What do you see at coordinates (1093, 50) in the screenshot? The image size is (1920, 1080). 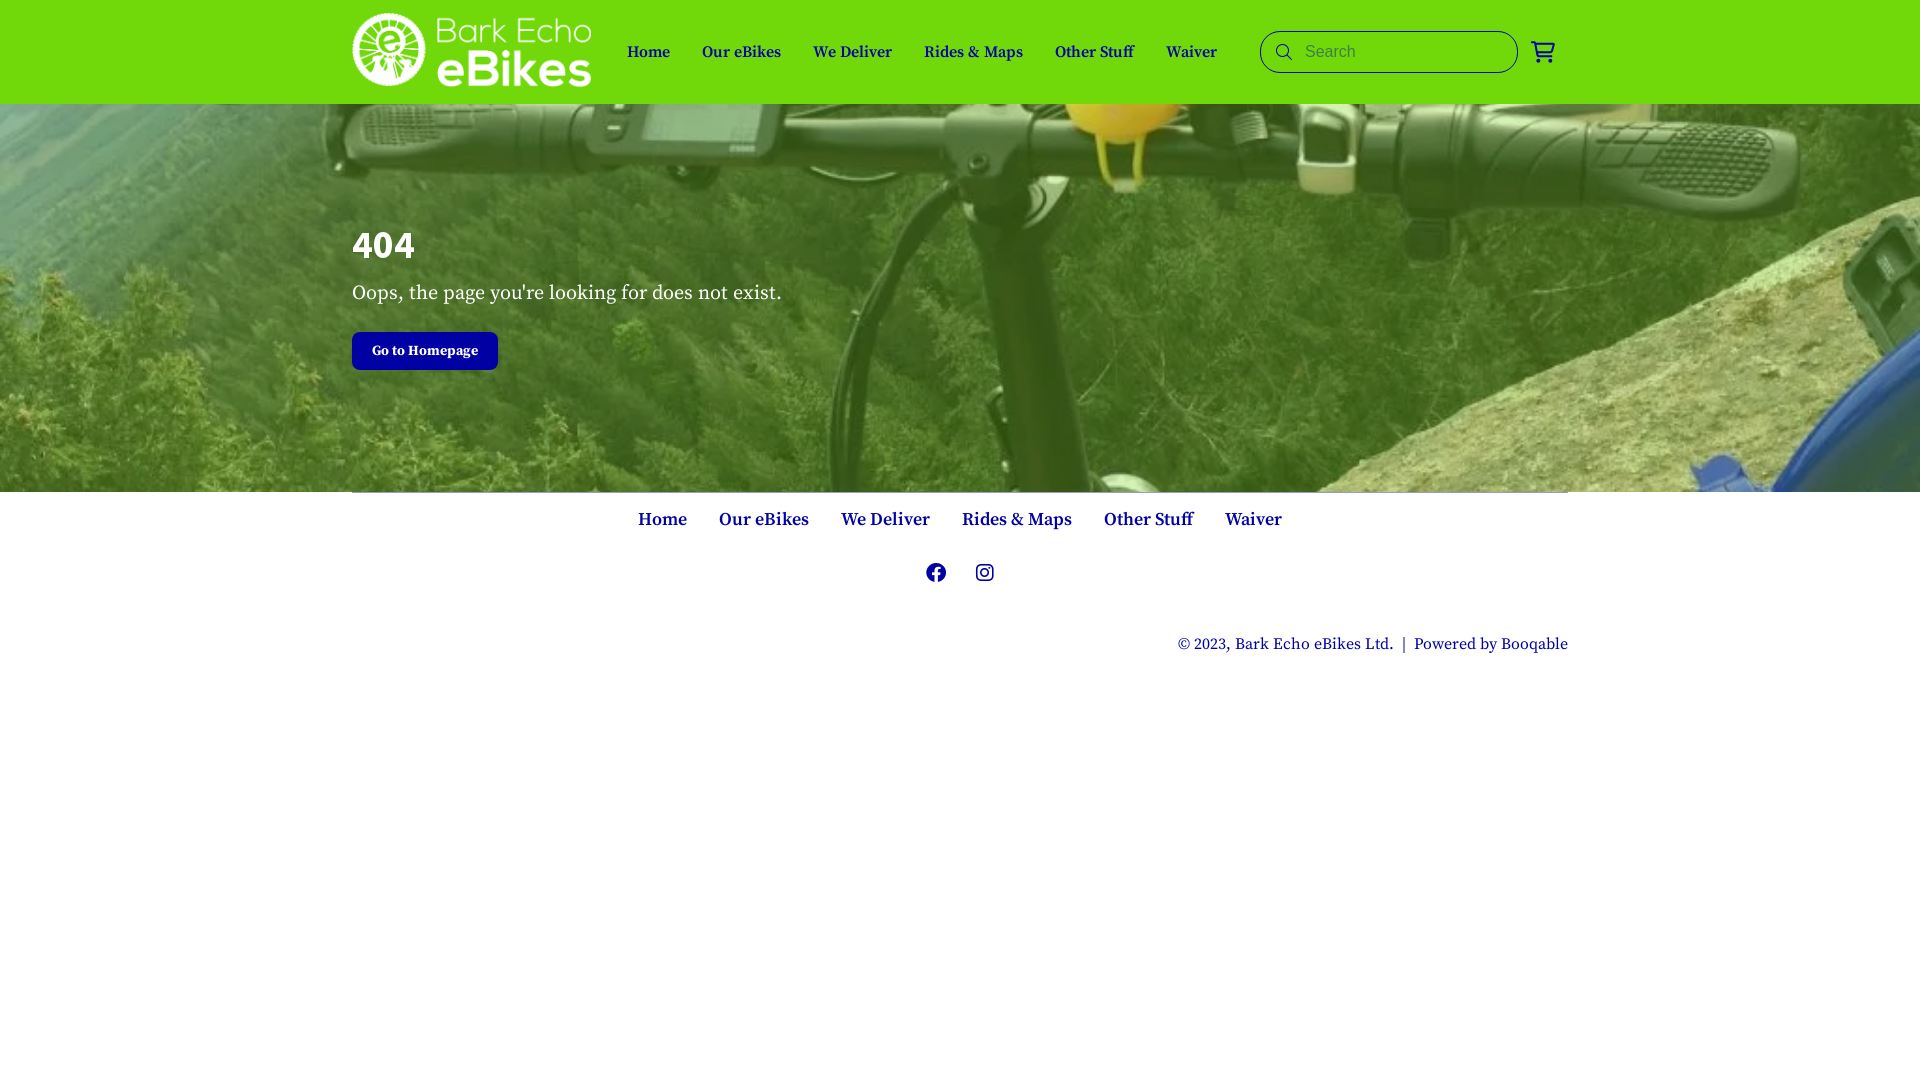 I see `'Other Stuff'` at bounding box center [1093, 50].